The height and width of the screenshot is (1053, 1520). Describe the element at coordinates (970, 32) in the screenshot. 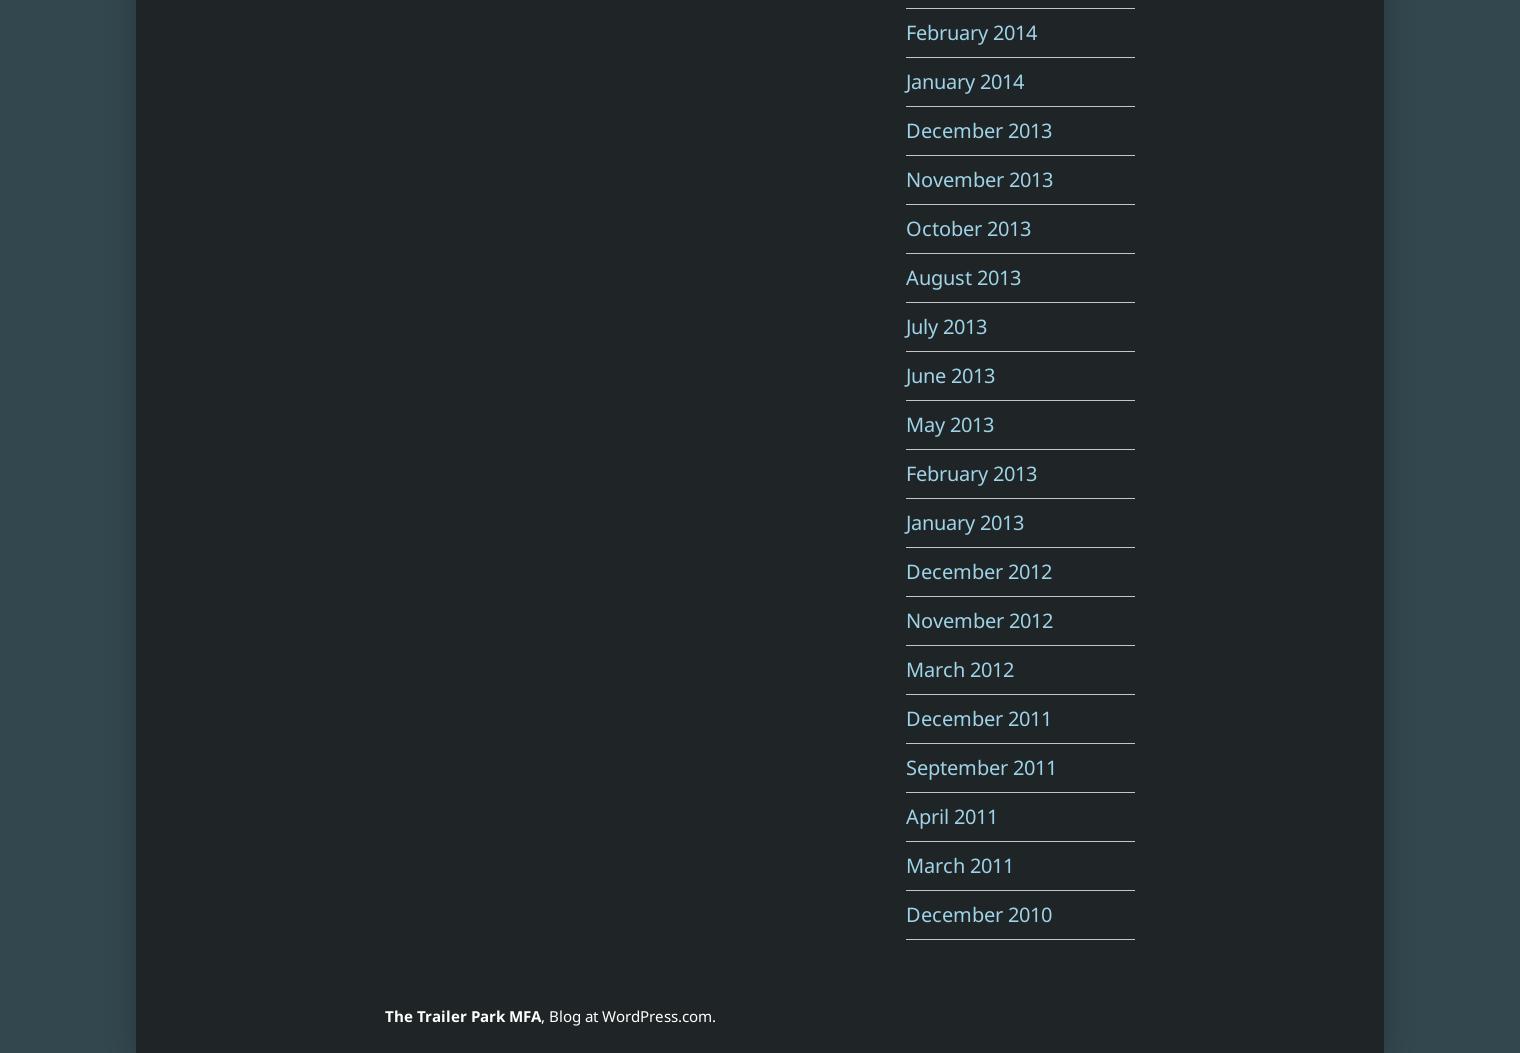

I see `'February 2014'` at that location.